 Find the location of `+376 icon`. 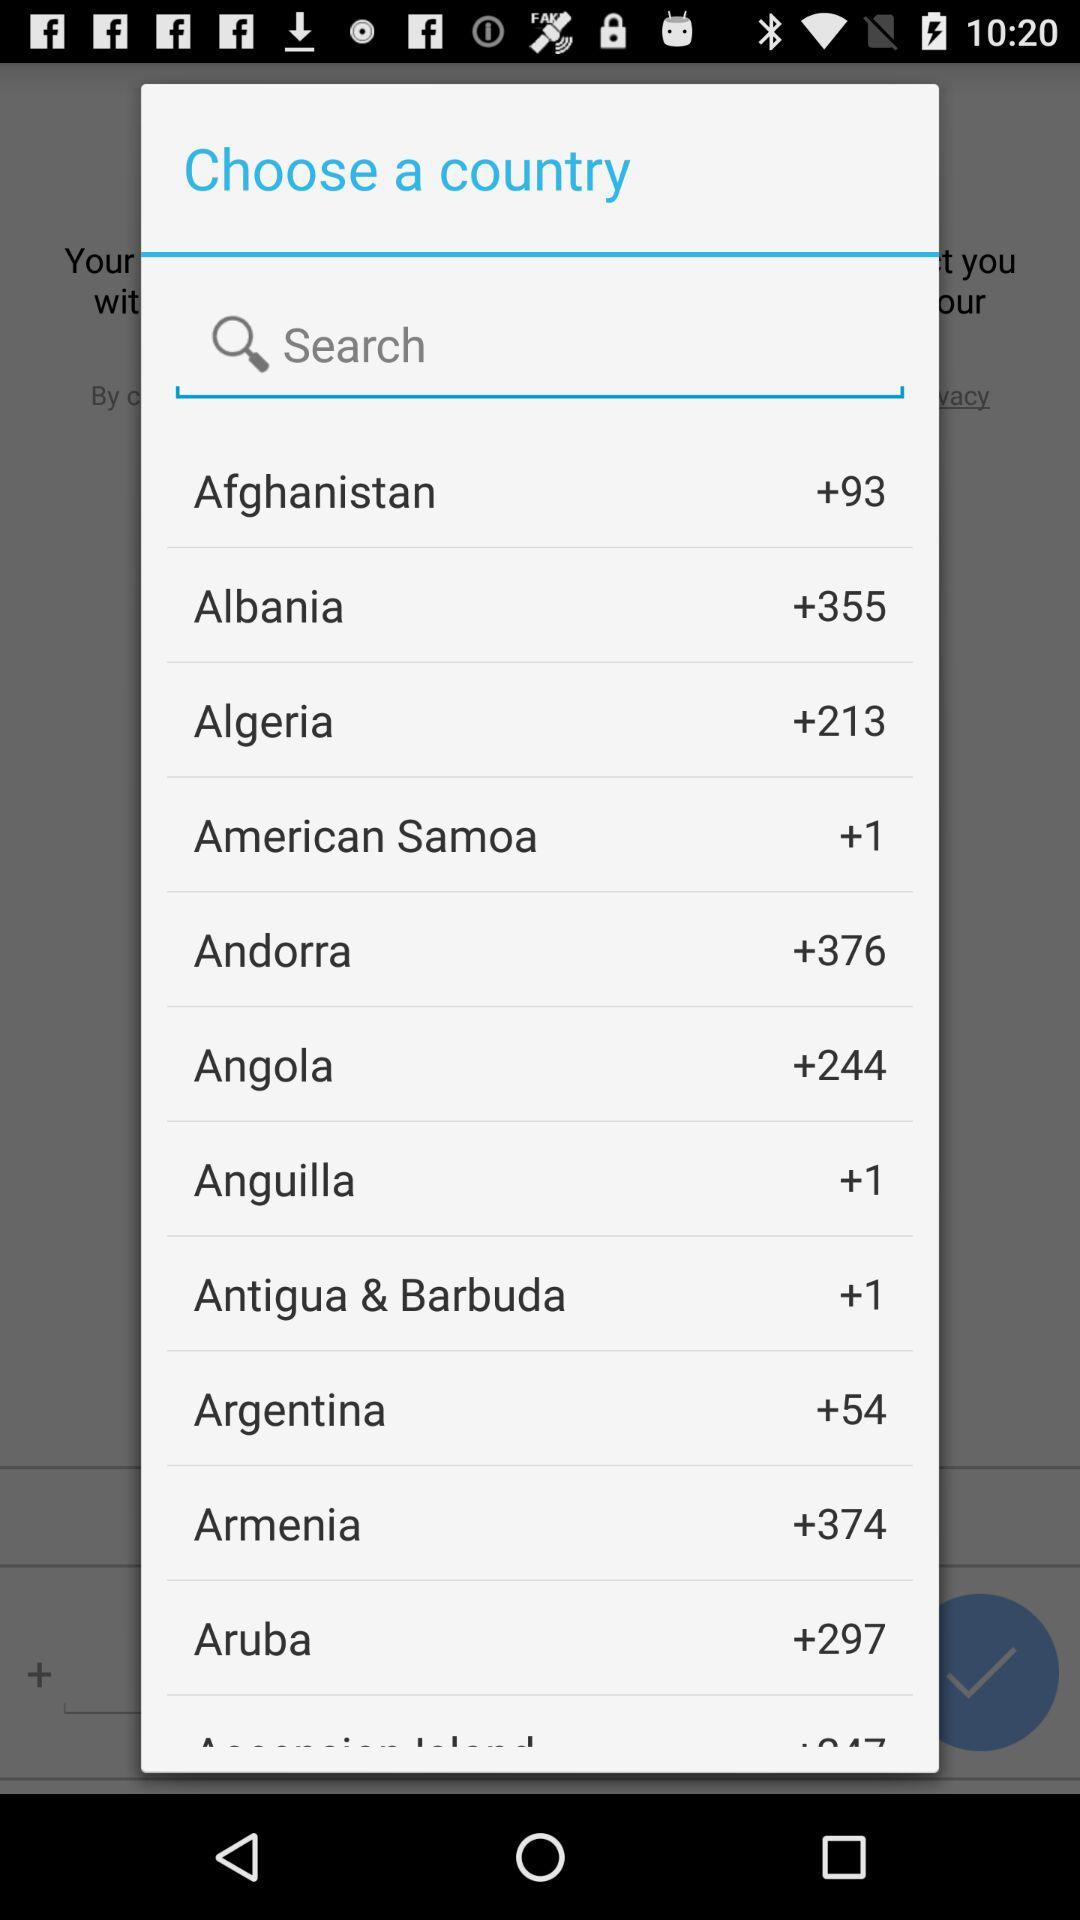

+376 icon is located at coordinates (839, 948).